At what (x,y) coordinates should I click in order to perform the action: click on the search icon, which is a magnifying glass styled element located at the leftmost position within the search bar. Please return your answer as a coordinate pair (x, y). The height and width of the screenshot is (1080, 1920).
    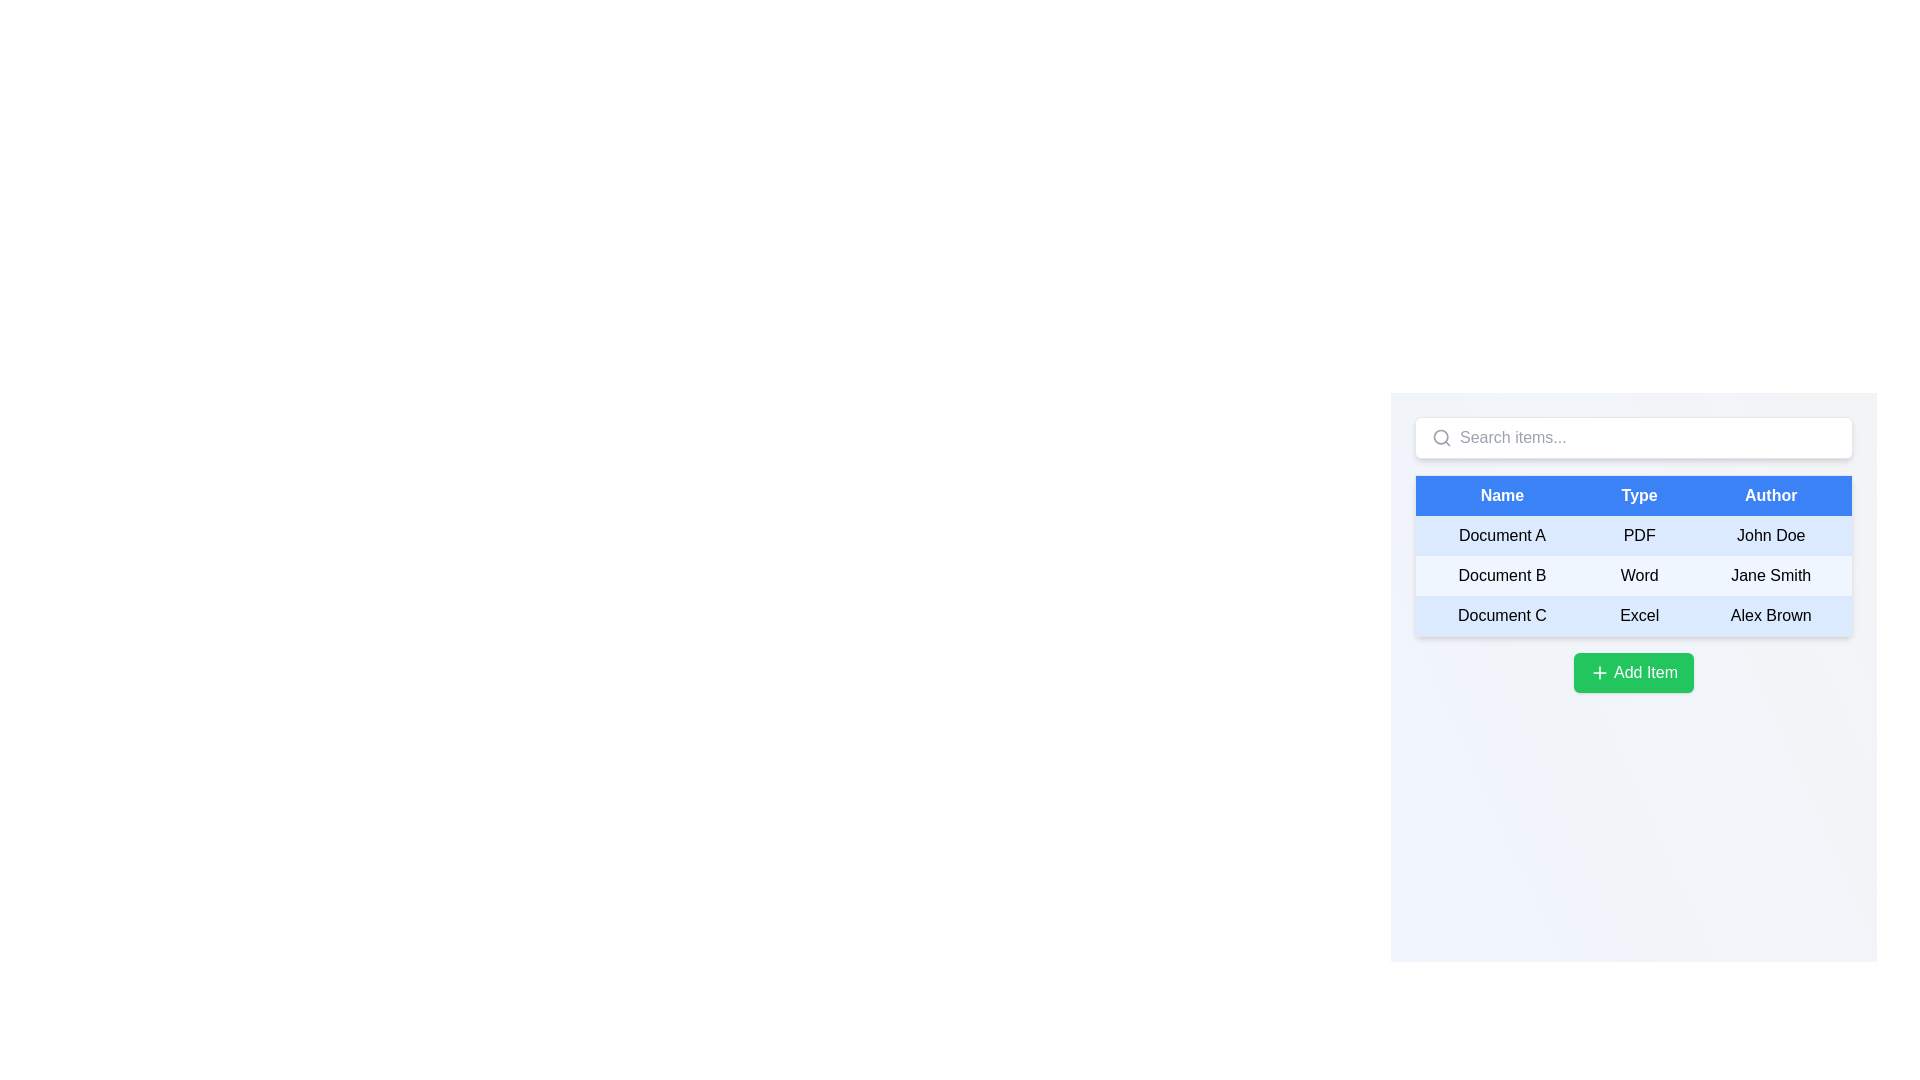
    Looking at the image, I should click on (1441, 437).